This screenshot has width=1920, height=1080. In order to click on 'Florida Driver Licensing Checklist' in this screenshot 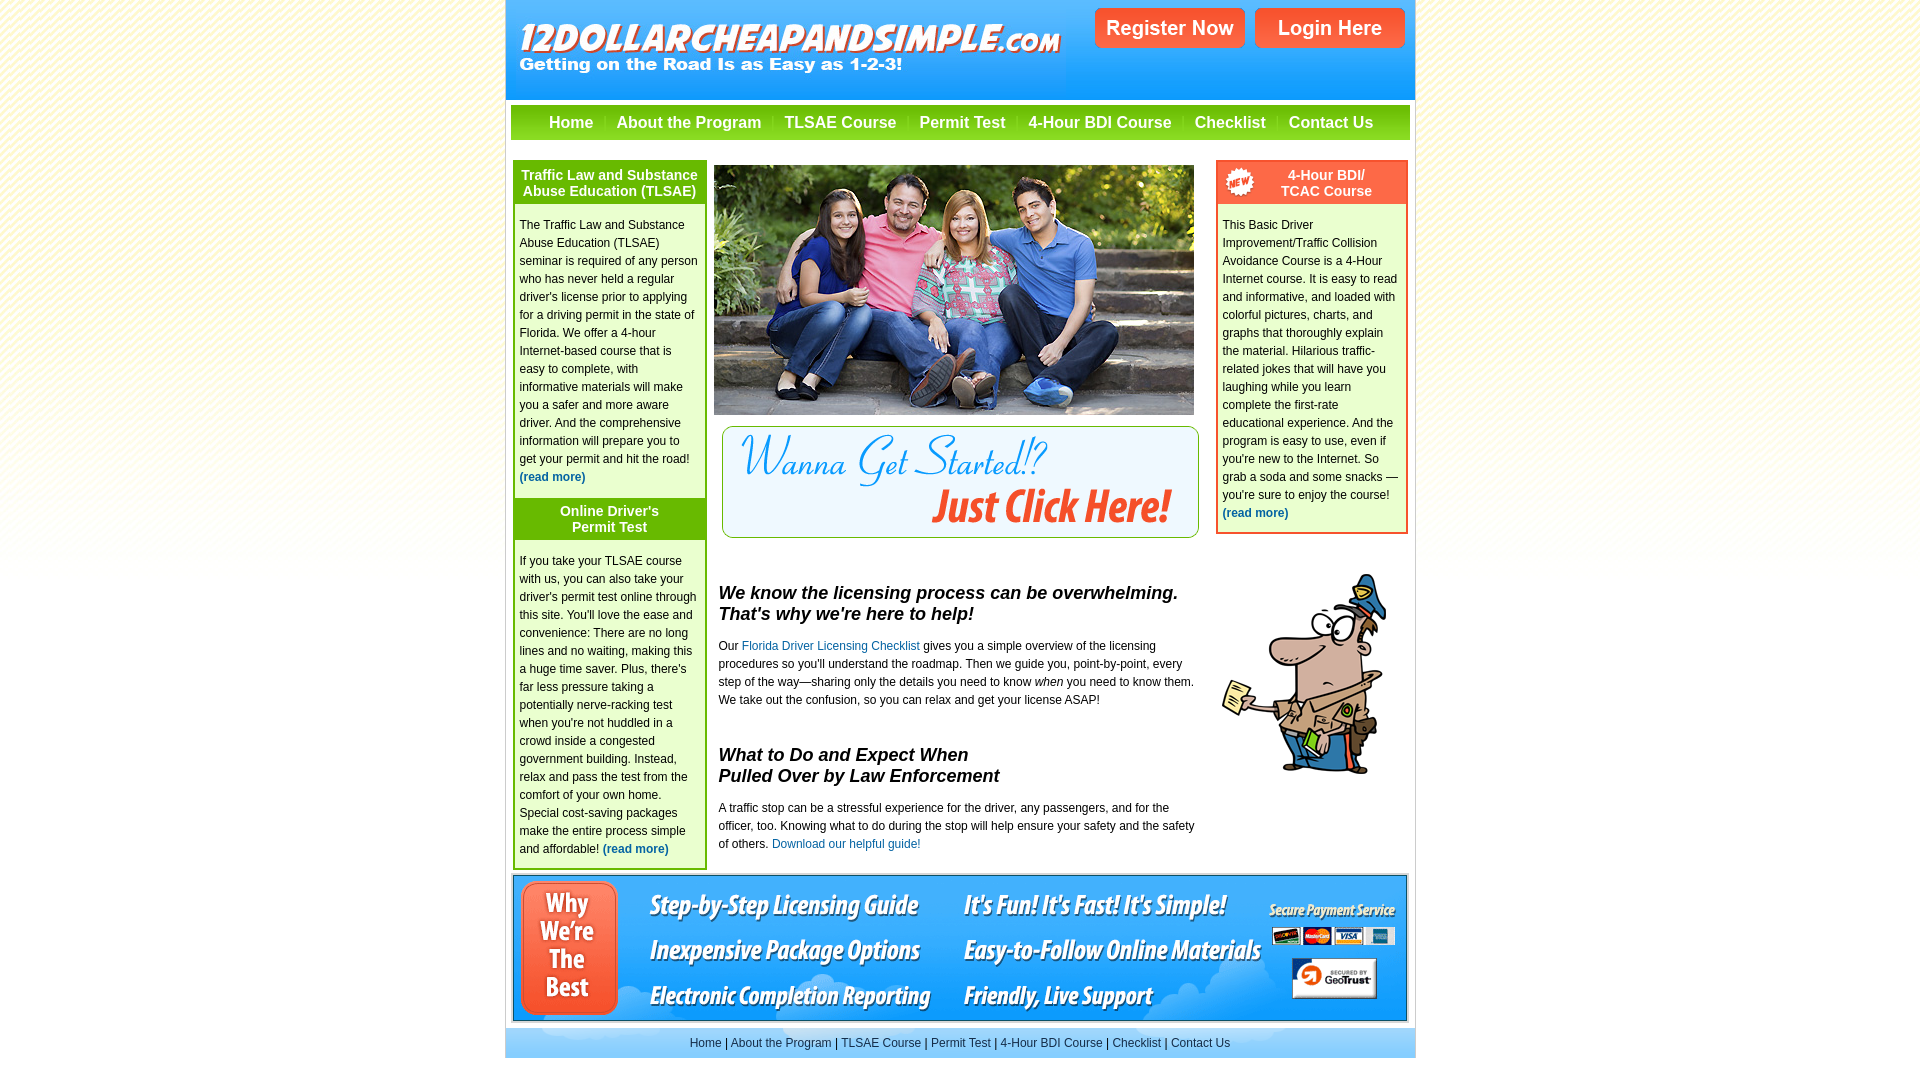, I will do `click(741, 644)`.